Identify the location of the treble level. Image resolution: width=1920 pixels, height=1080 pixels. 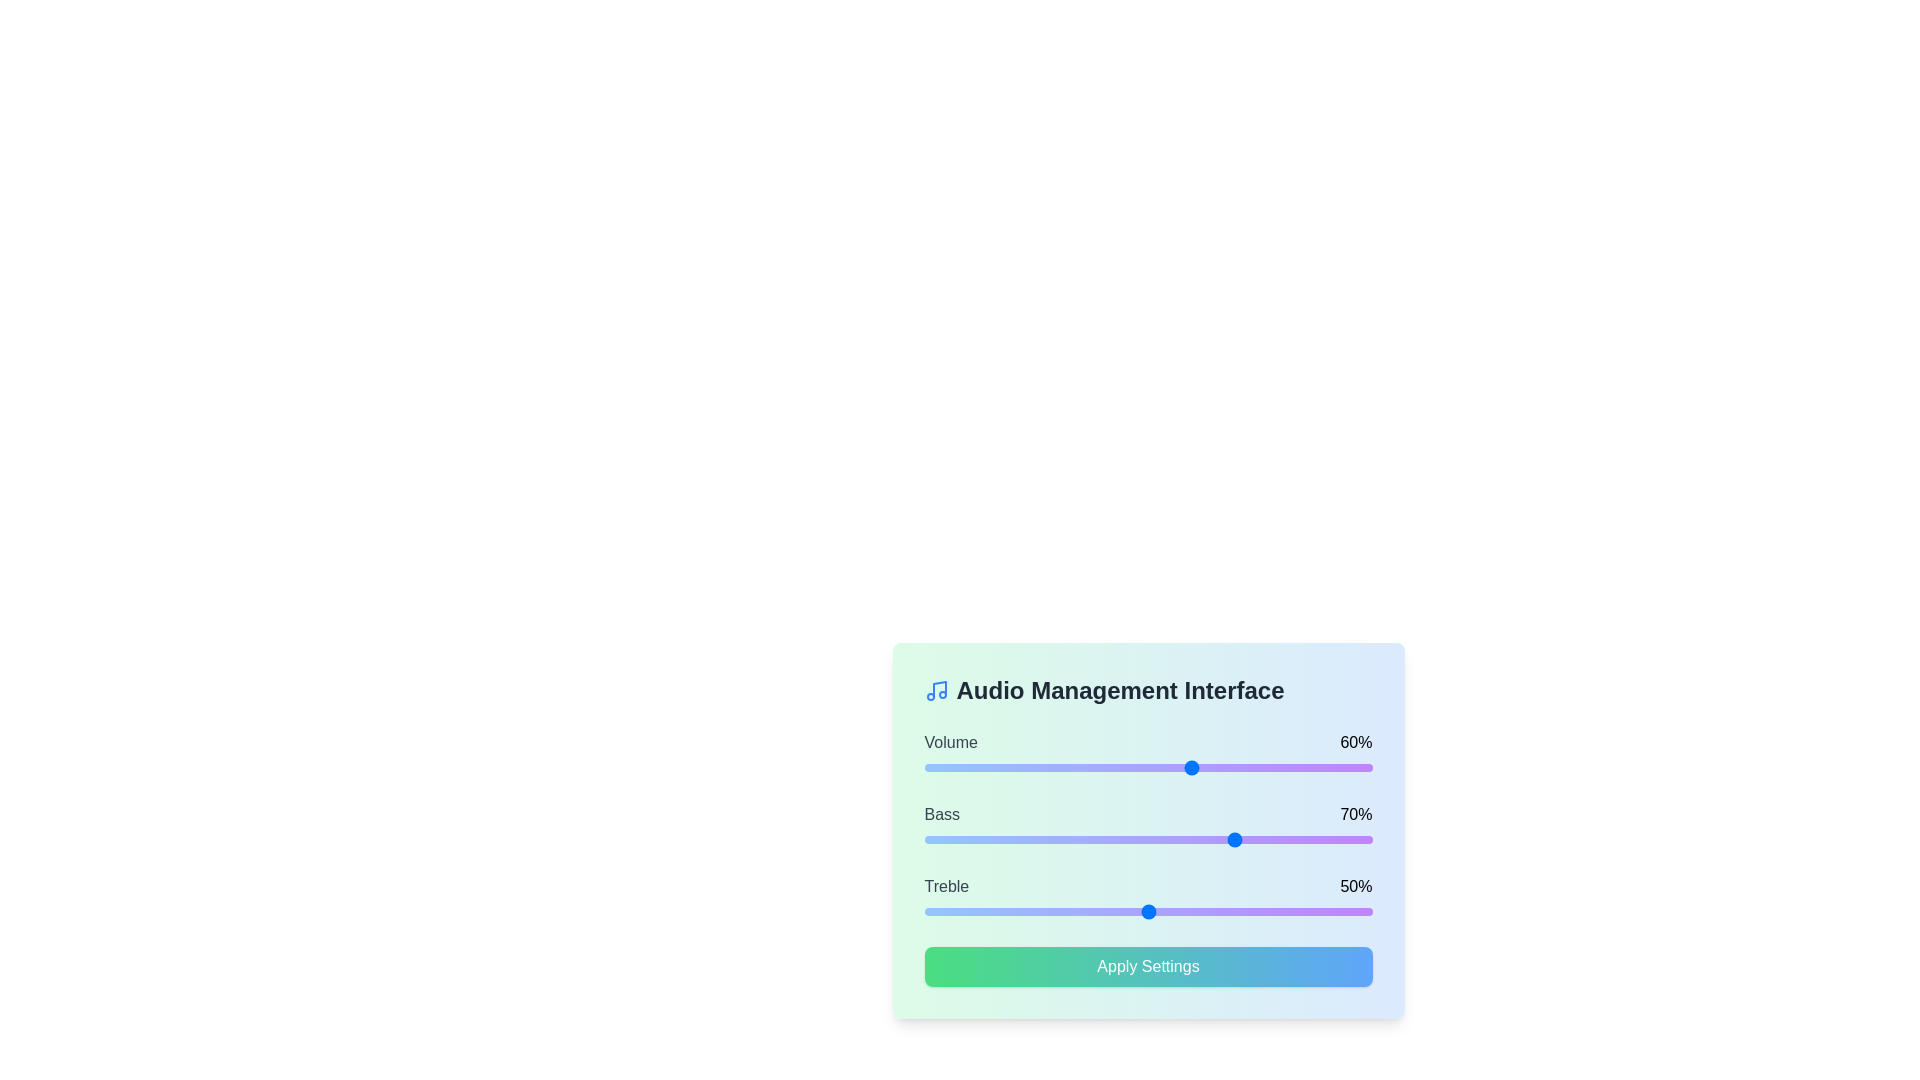
(1057, 911).